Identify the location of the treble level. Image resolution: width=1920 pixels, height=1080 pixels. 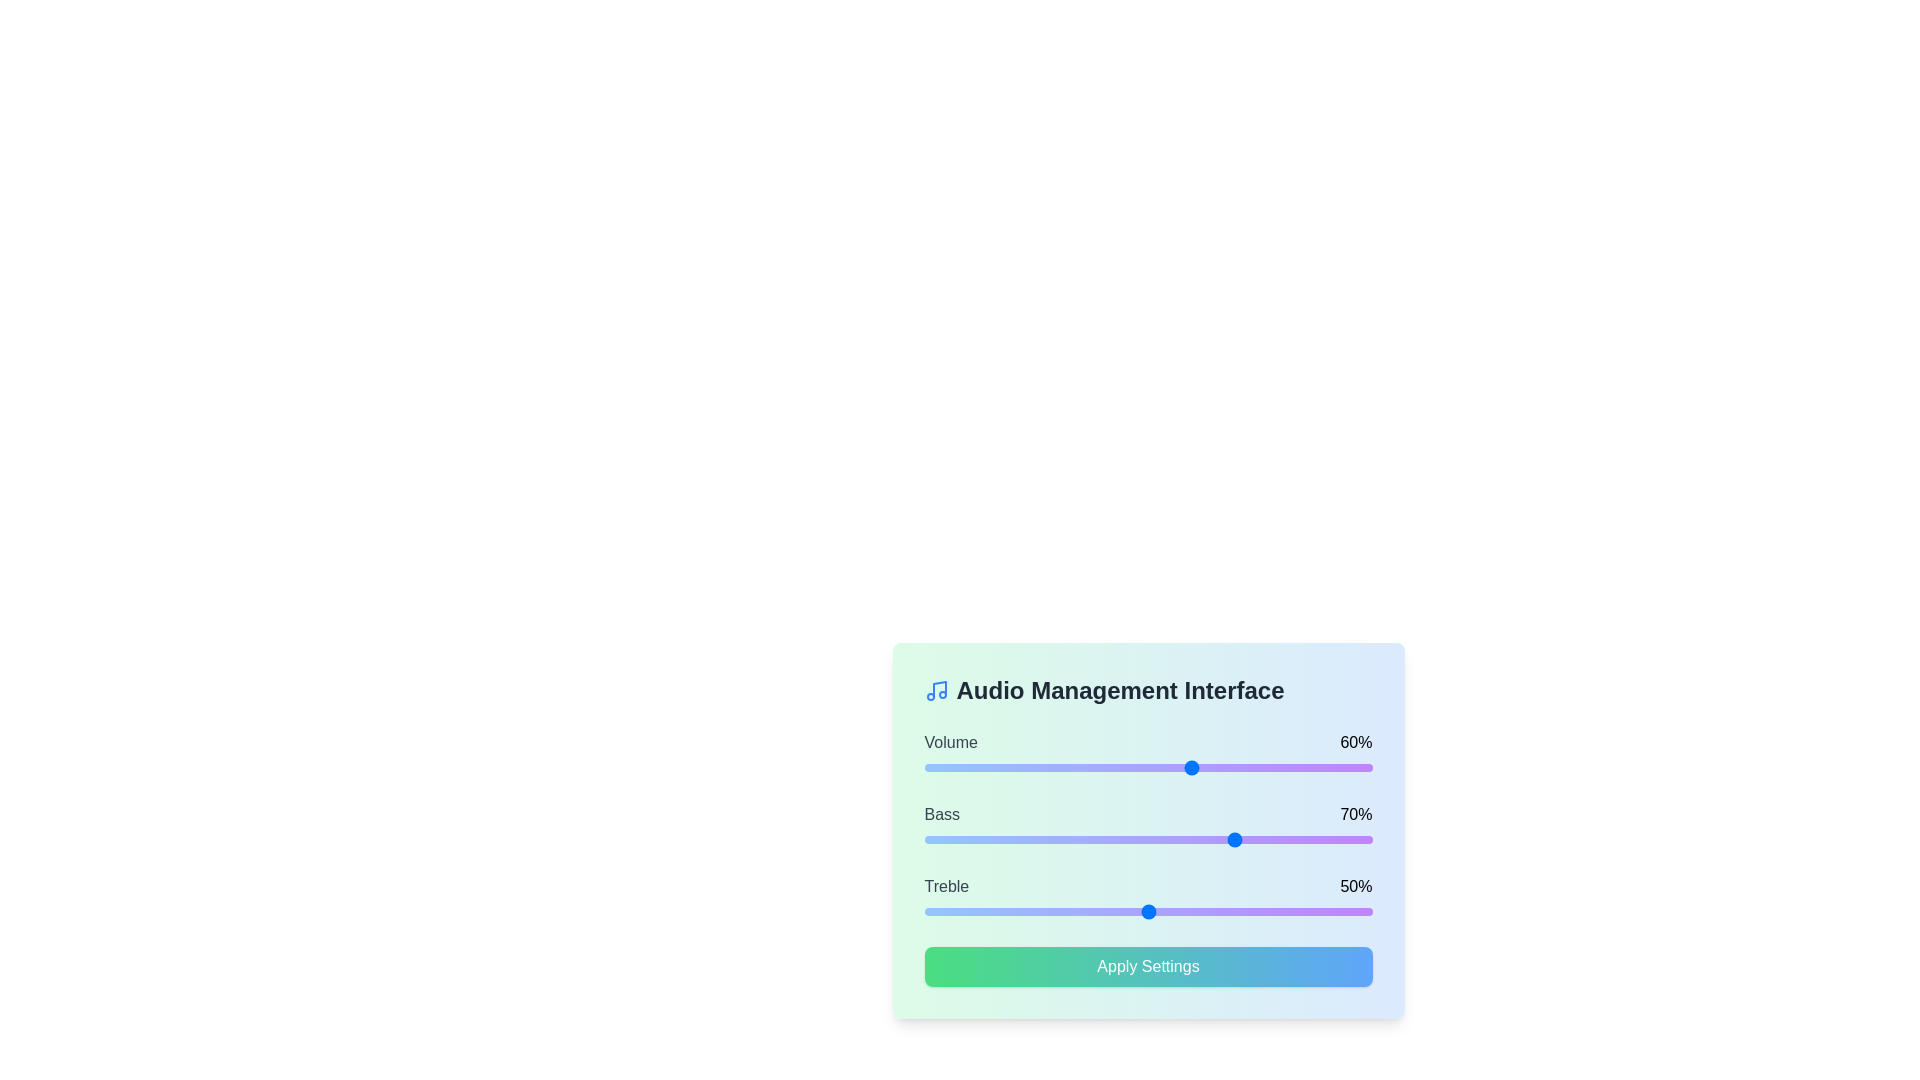
(1057, 911).